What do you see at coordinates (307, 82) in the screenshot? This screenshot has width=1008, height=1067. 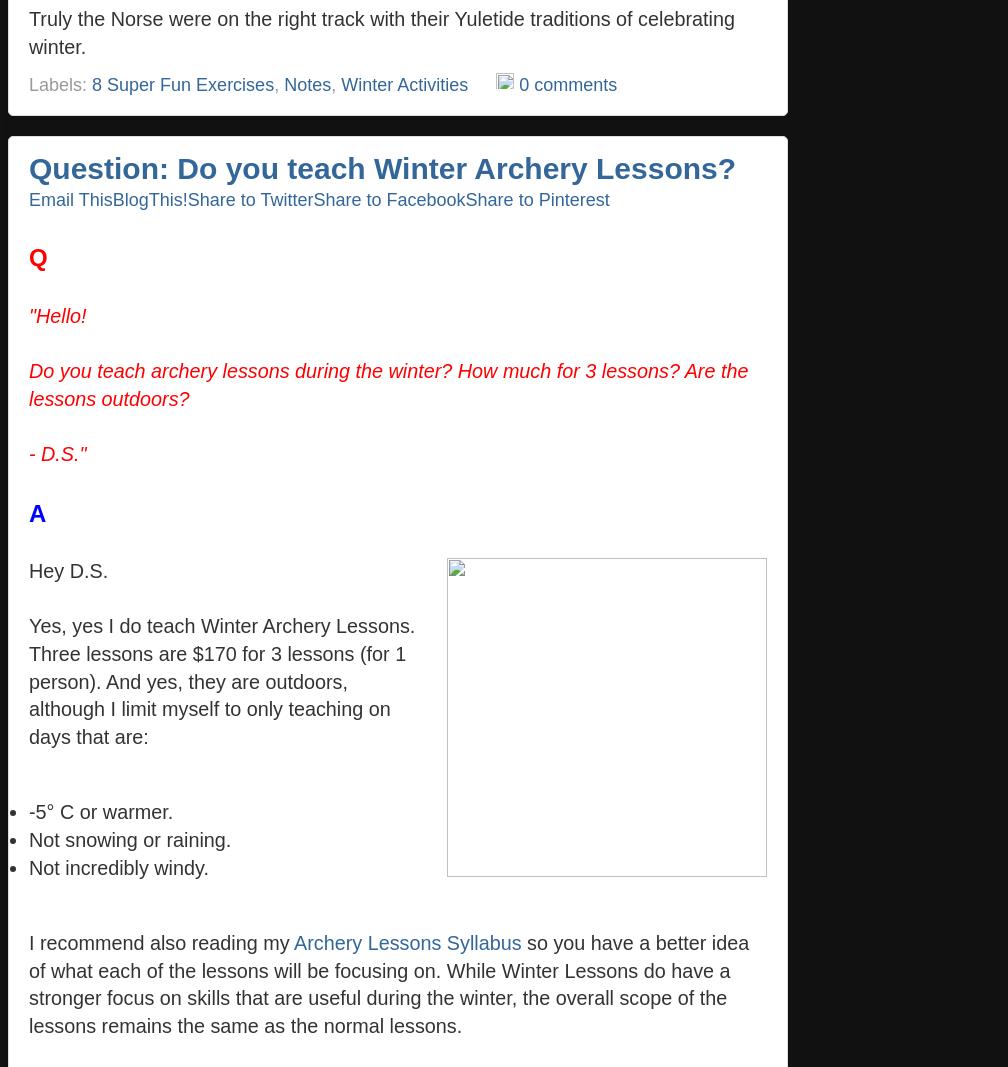 I see `'Notes'` at bounding box center [307, 82].